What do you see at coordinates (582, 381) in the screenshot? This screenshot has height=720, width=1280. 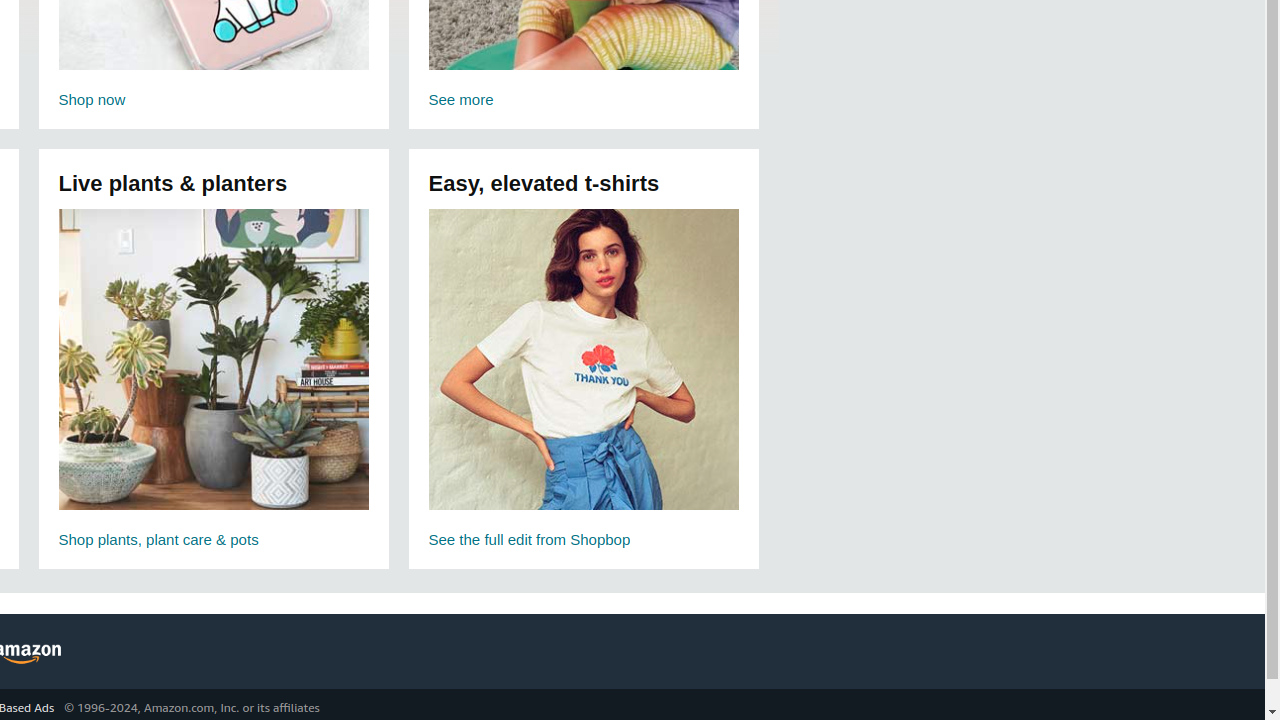 I see `'Easy, elevated t-shirts See the full edit from Shopbop'` at bounding box center [582, 381].